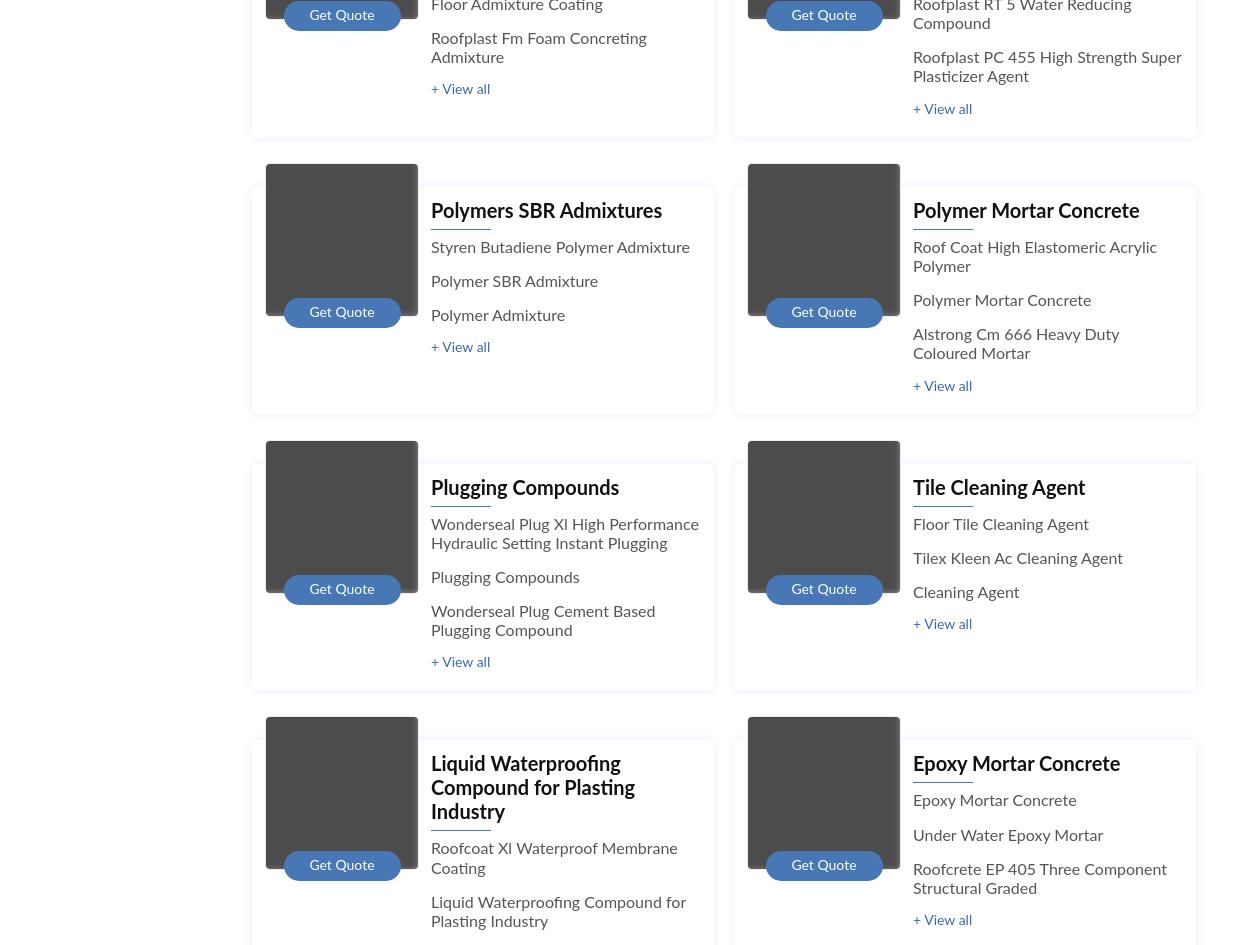 The height and width of the screenshot is (945, 1250). Describe the element at coordinates (913, 878) in the screenshot. I see `'Roofcrete EP 405 Three Component Structural Graded'` at that location.